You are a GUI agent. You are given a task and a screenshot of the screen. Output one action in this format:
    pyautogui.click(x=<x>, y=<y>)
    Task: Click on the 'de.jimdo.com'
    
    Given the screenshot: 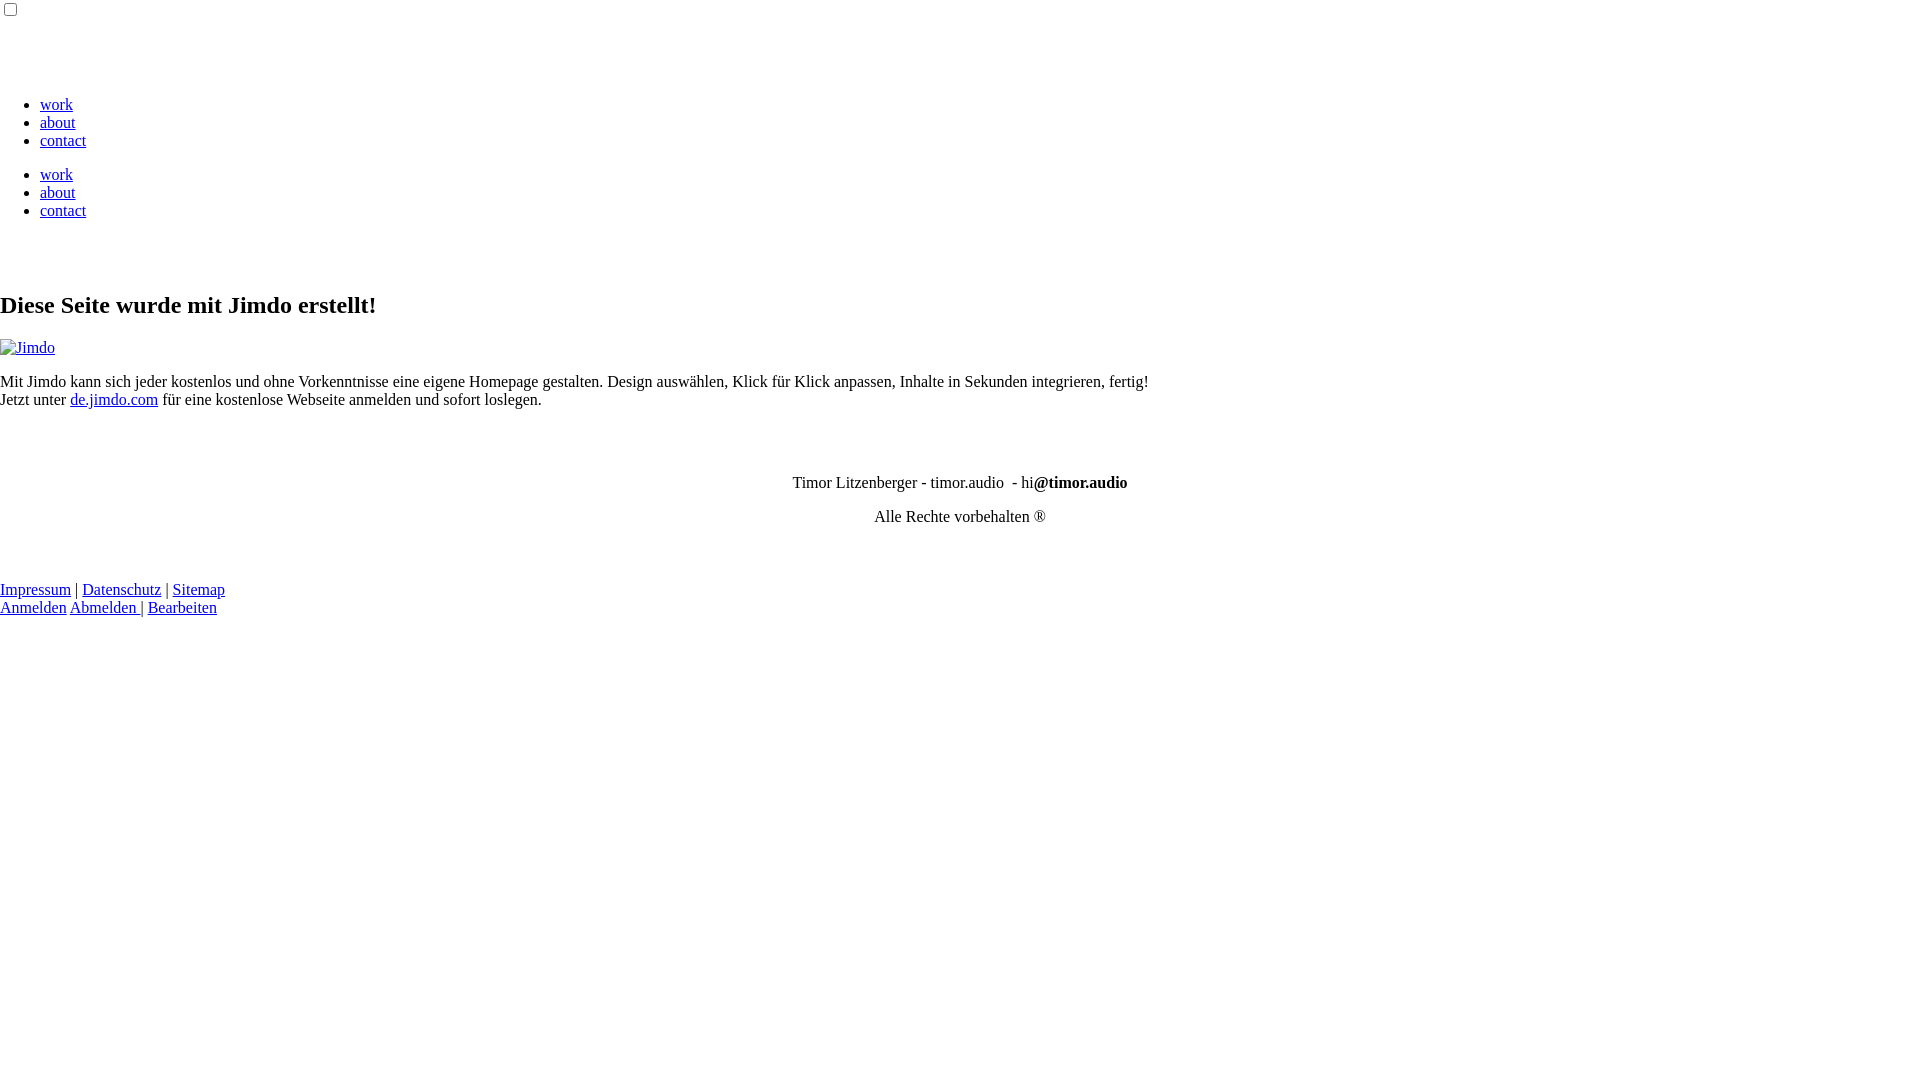 What is the action you would take?
    pyautogui.click(x=113, y=399)
    